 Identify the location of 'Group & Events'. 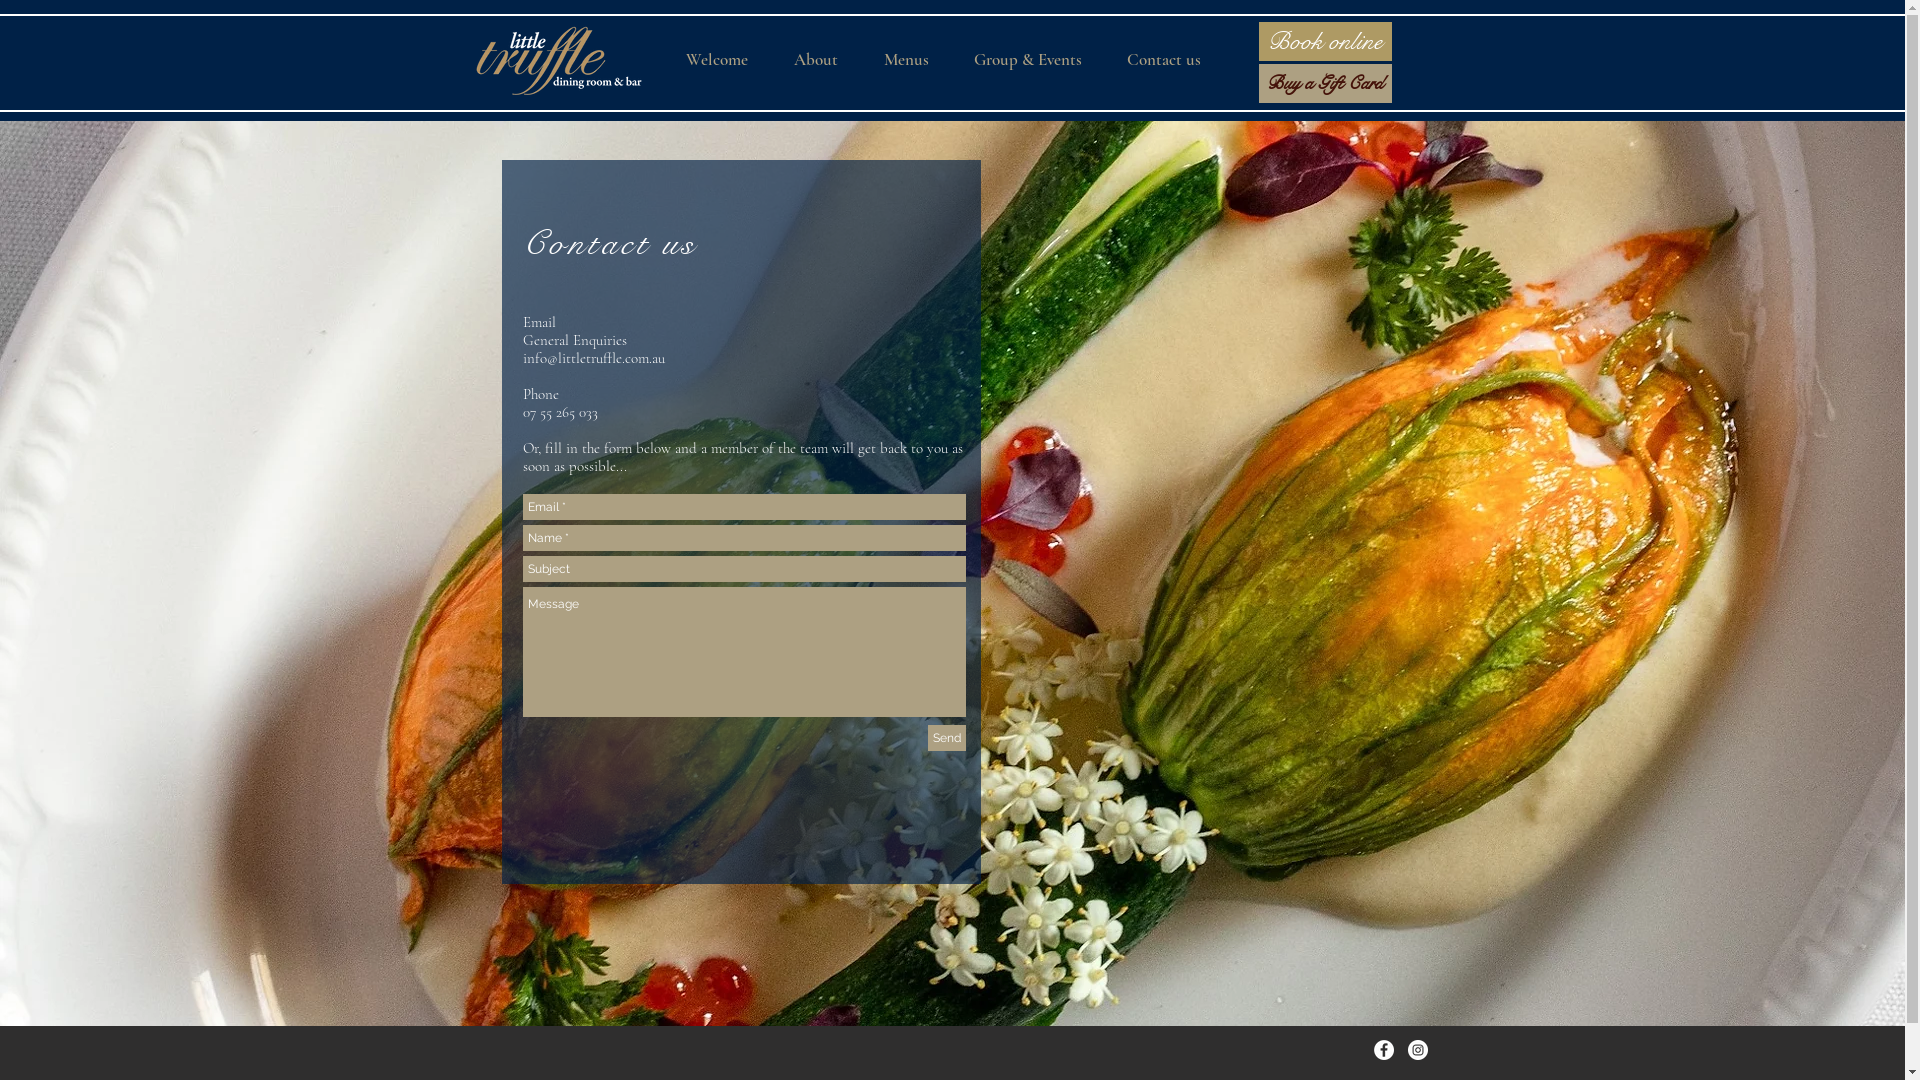
(1036, 59).